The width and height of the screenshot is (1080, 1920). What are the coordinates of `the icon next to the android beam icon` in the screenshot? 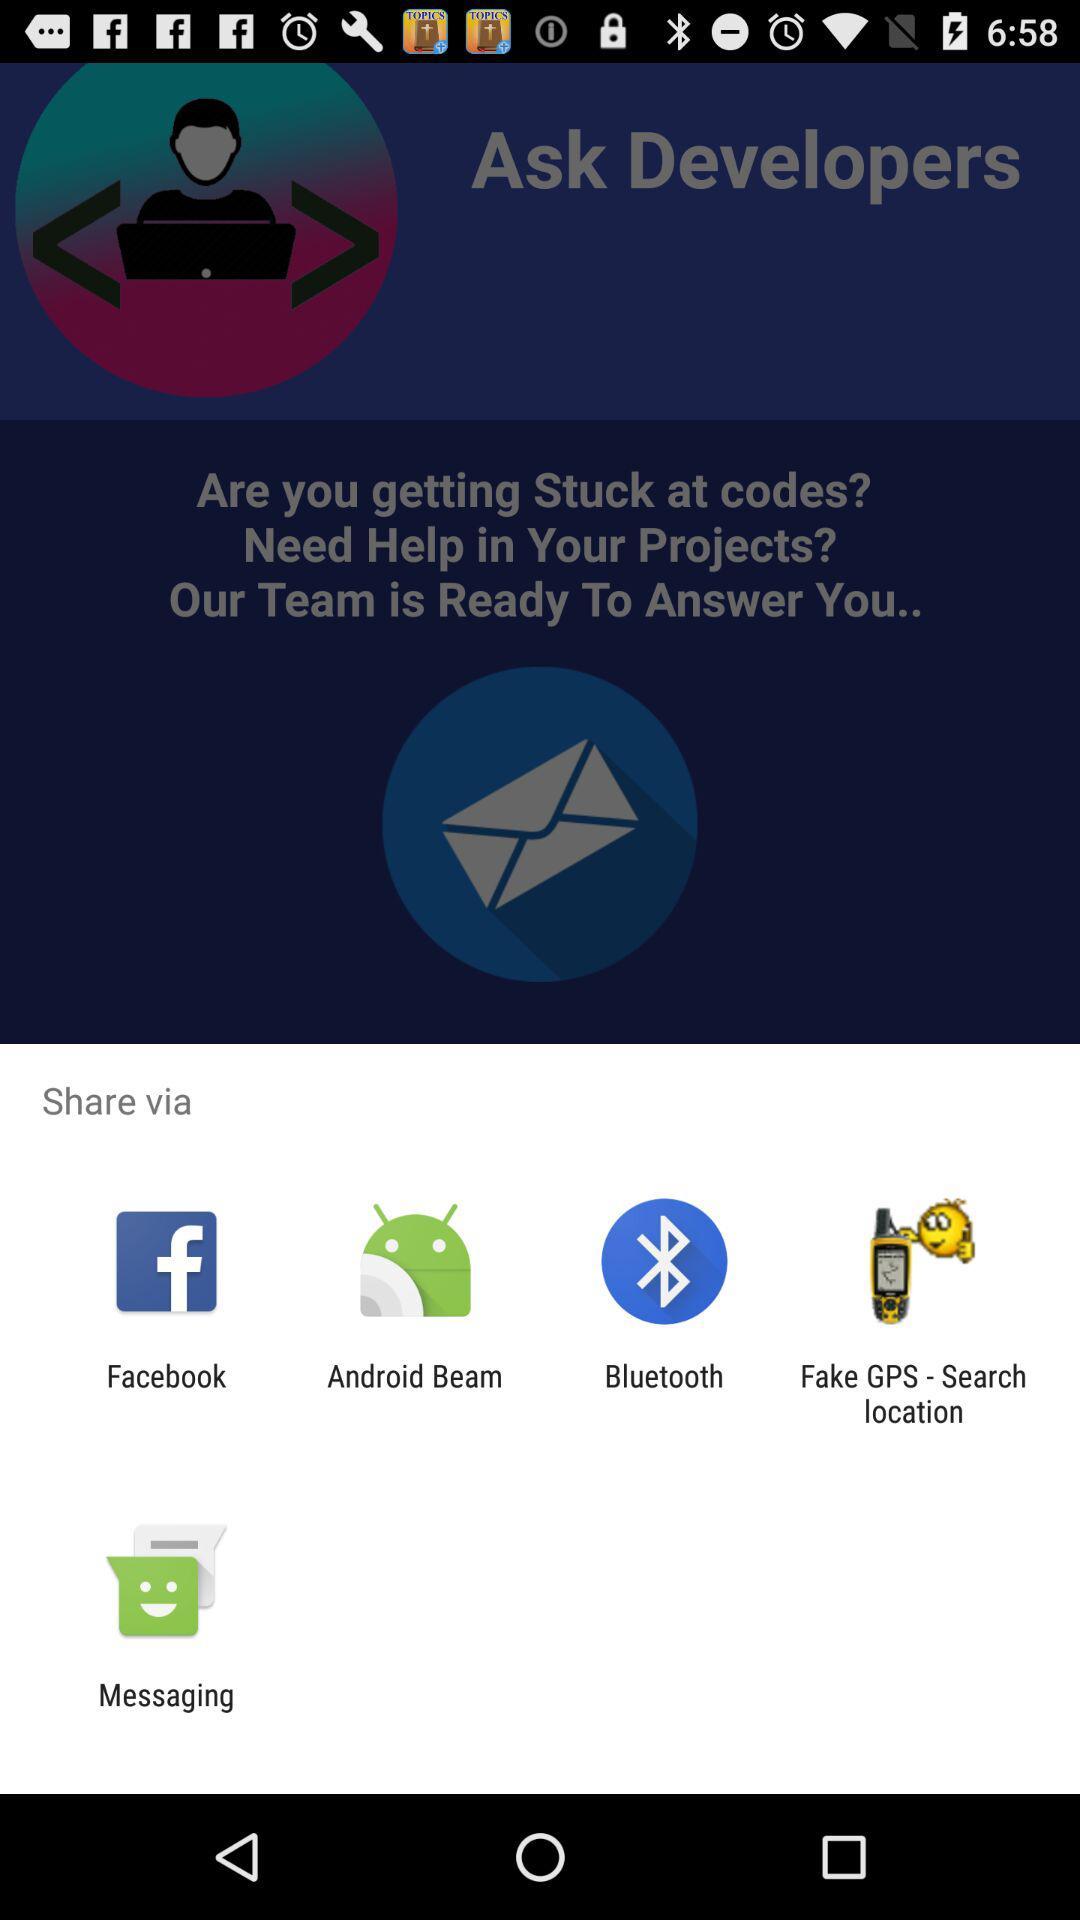 It's located at (165, 1392).